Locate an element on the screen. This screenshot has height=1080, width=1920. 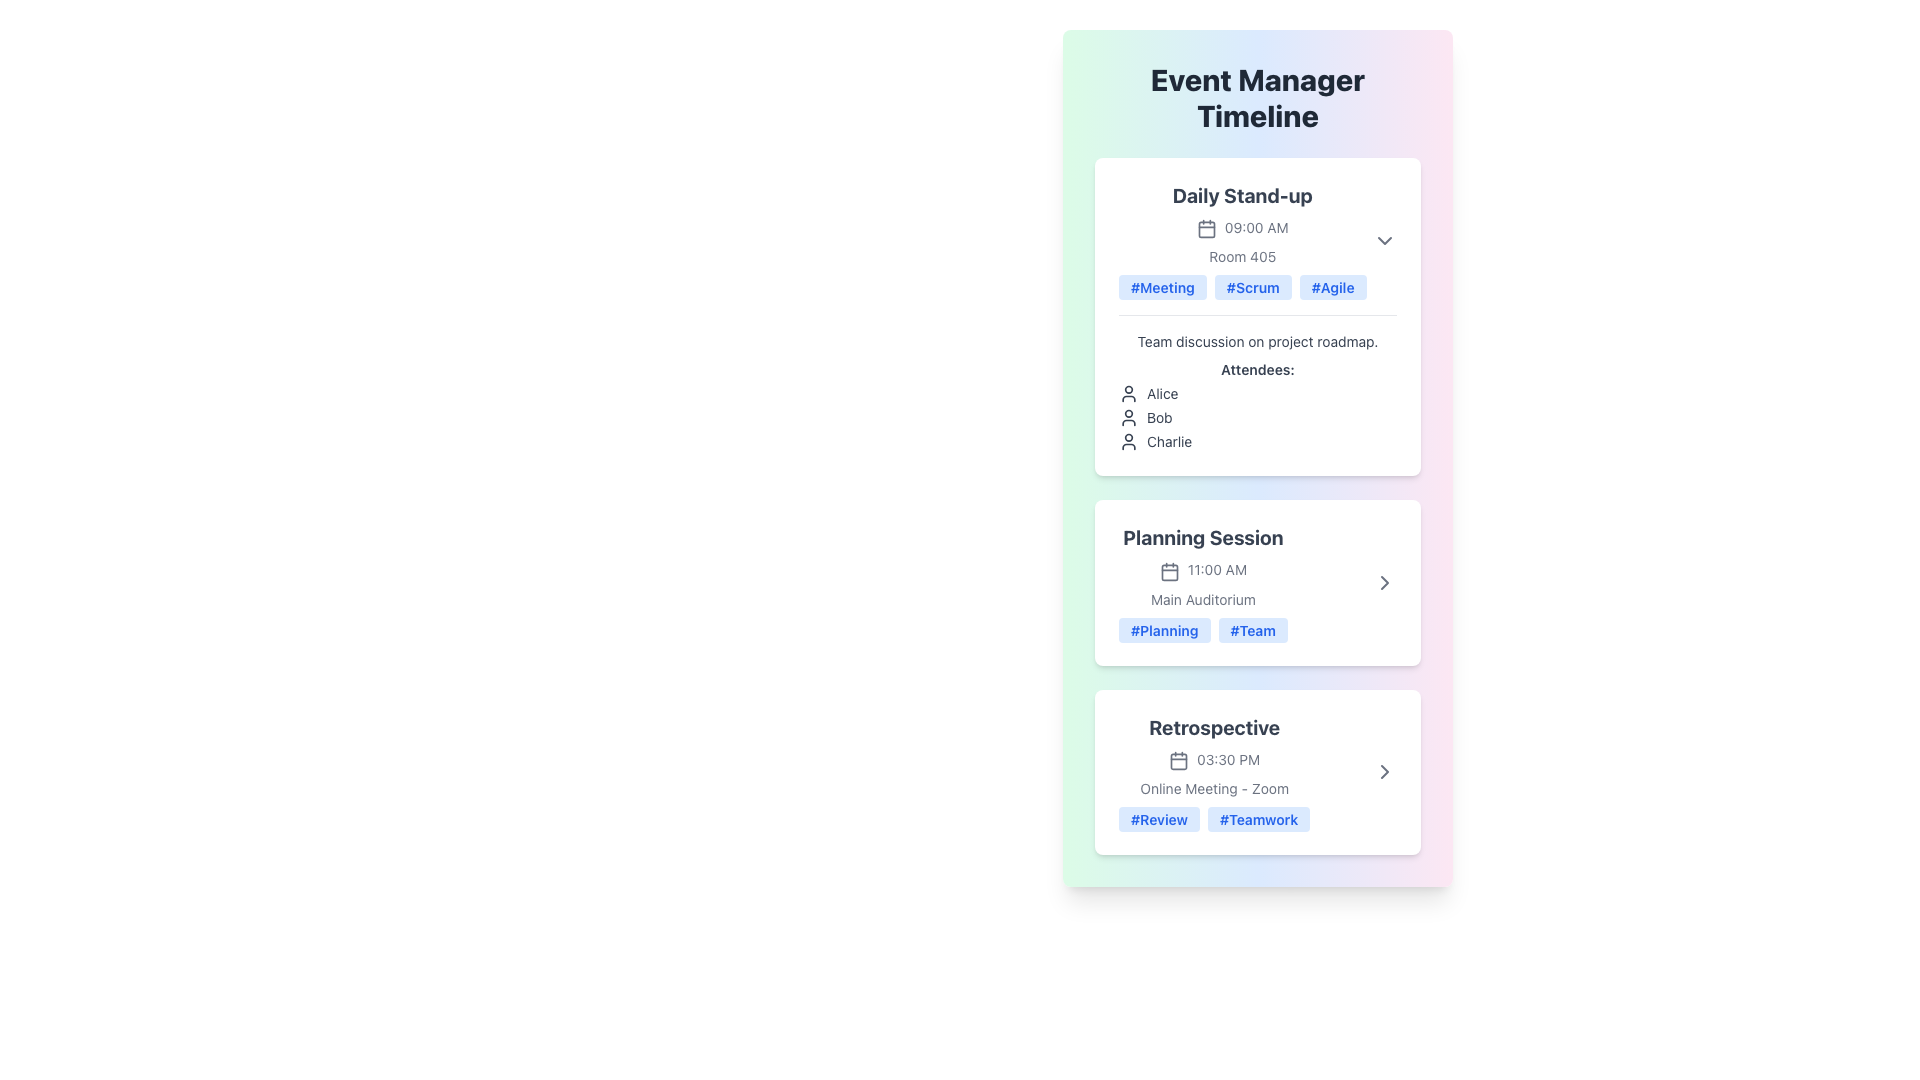
the 'Meeting' label in the 'Daily Stand-up' section is located at coordinates (1162, 287).